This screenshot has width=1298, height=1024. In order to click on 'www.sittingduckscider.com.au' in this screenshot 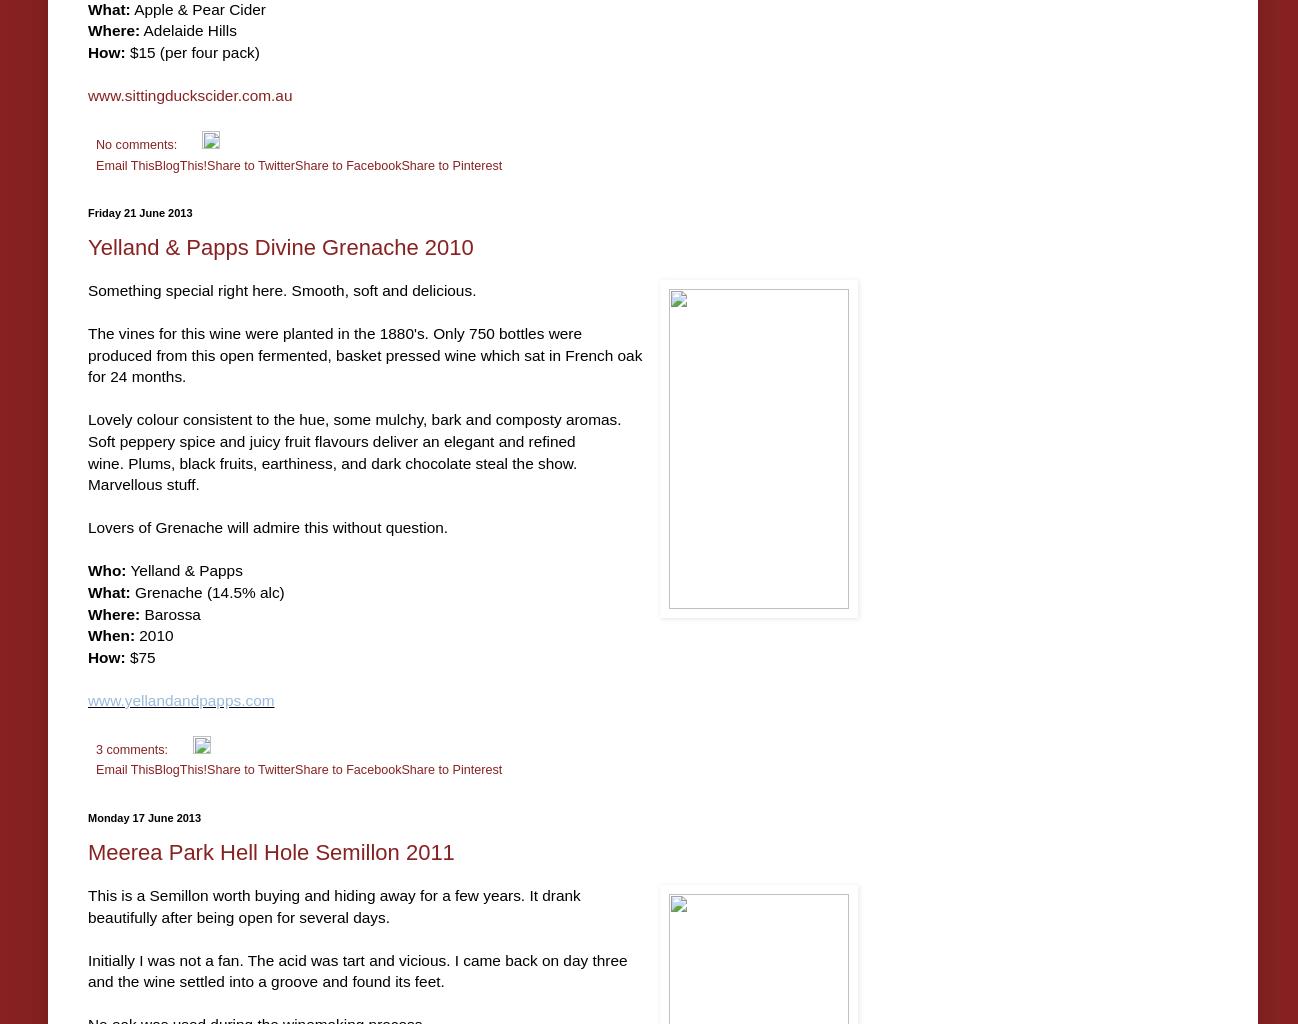, I will do `click(189, 94)`.